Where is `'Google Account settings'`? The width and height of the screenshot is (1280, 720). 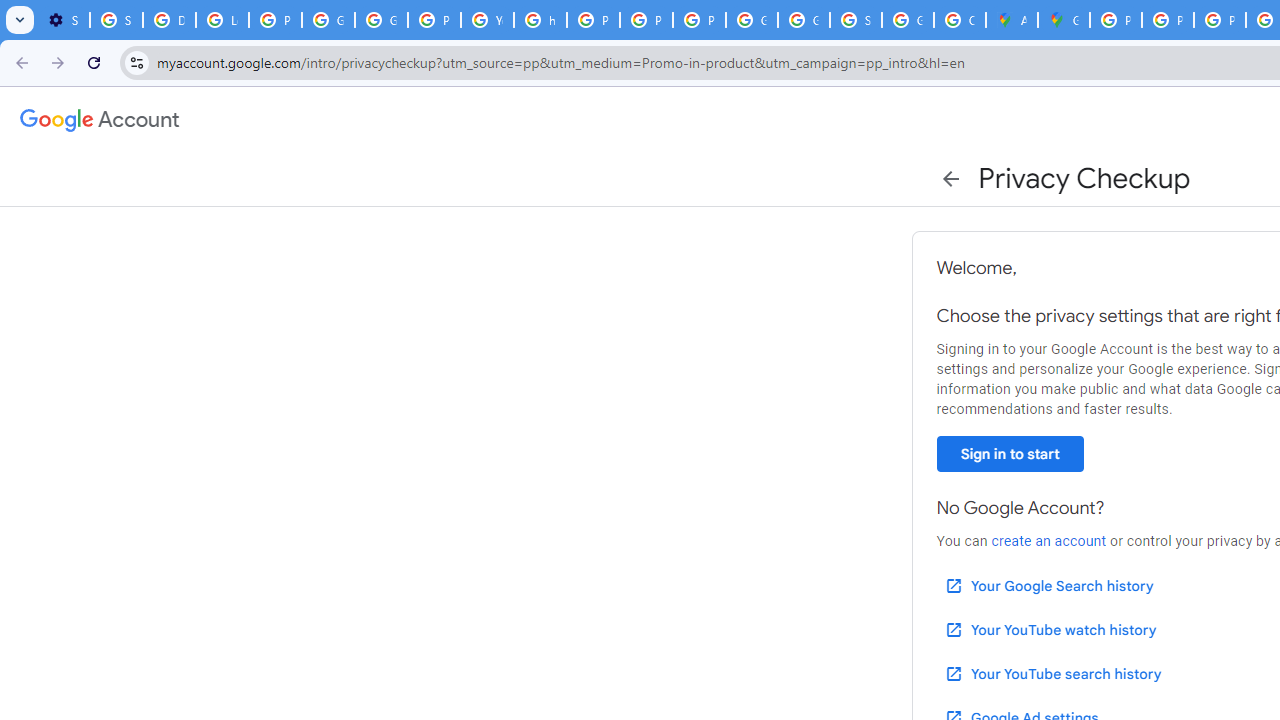 'Google Account settings' is located at coordinates (99, 120).